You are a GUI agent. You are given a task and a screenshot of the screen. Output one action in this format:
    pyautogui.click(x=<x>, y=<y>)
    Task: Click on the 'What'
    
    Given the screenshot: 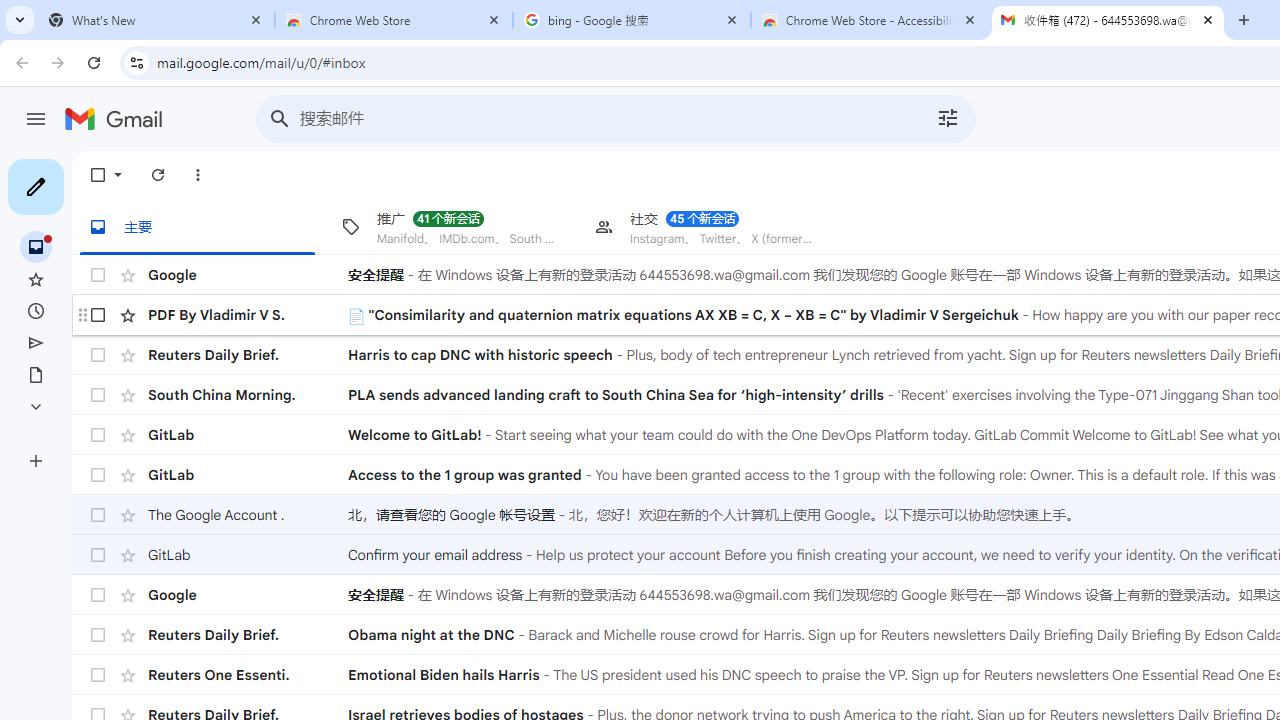 What is the action you would take?
    pyautogui.click(x=155, y=20)
    